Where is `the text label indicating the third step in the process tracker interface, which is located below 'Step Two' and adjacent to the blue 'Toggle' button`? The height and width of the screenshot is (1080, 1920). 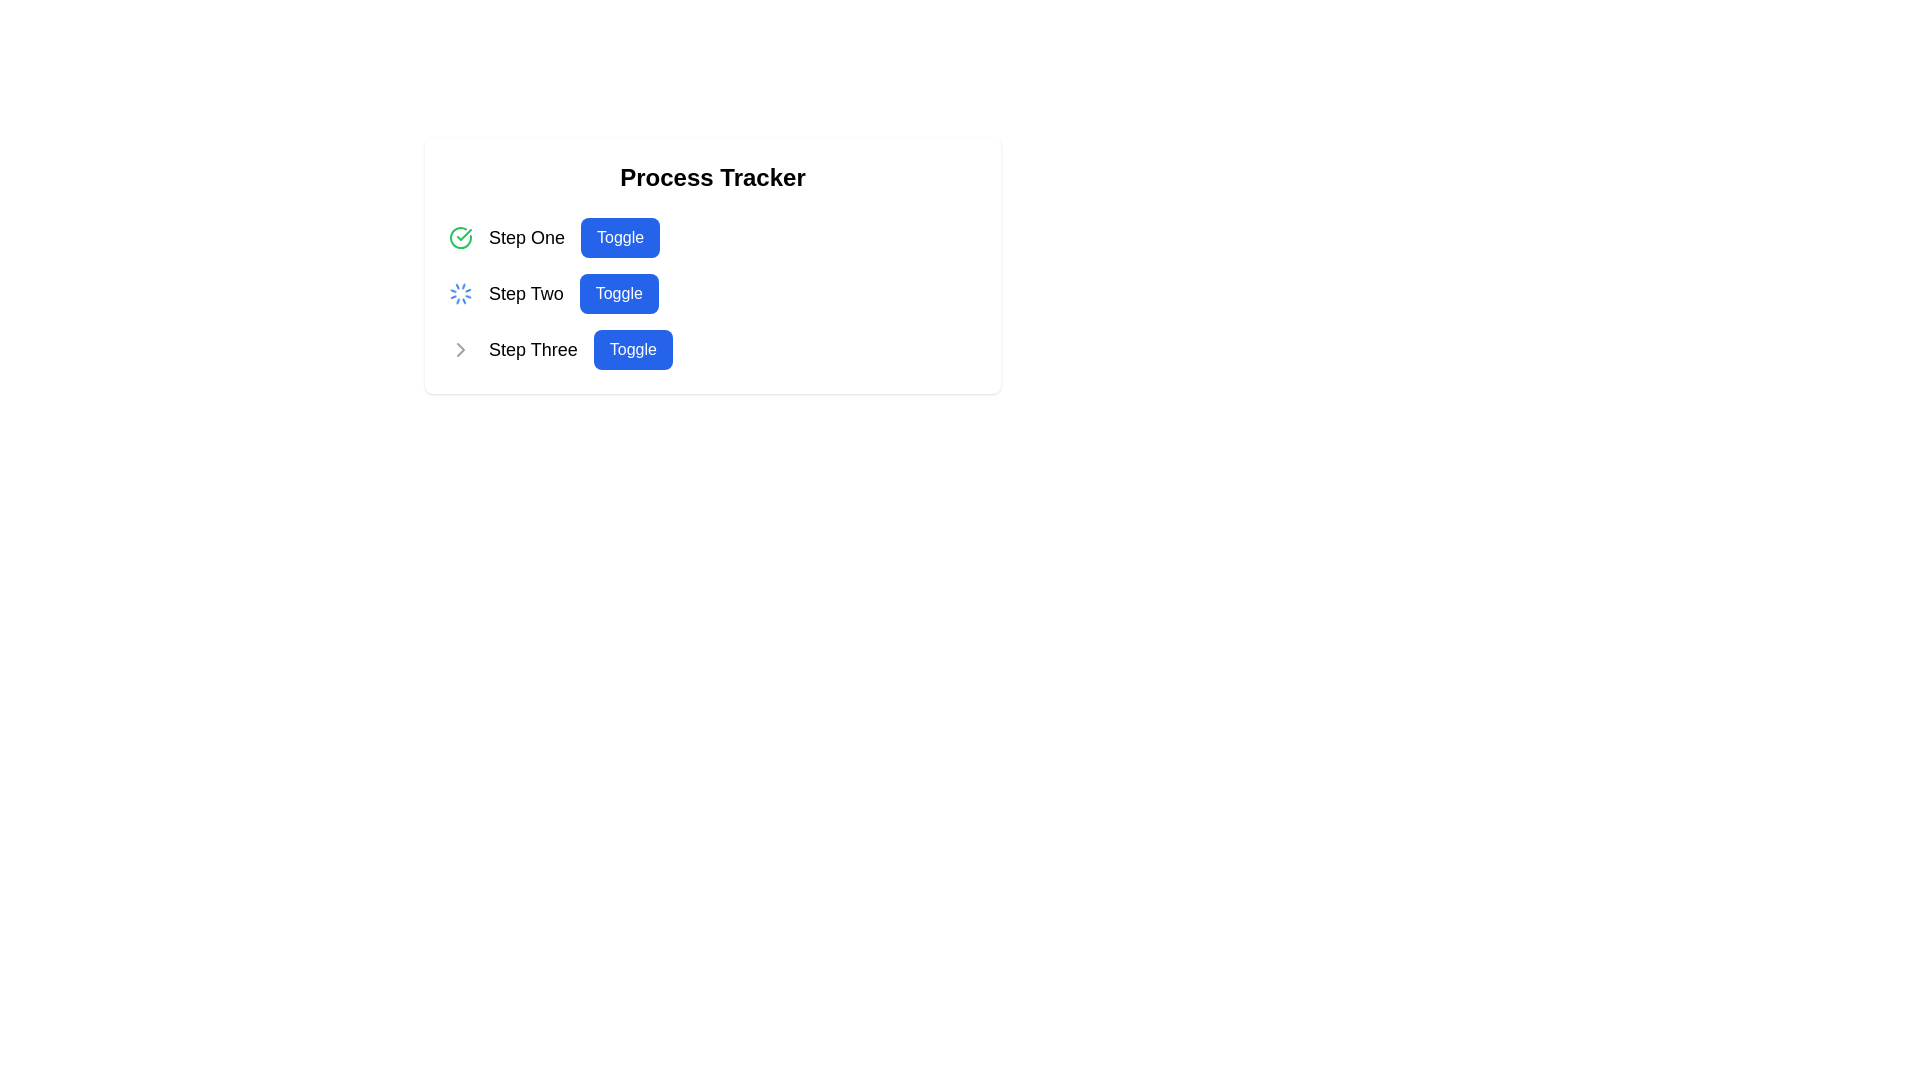 the text label indicating the third step in the process tracker interface, which is located below 'Step Two' and adjacent to the blue 'Toggle' button is located at coordinates (533, 349).